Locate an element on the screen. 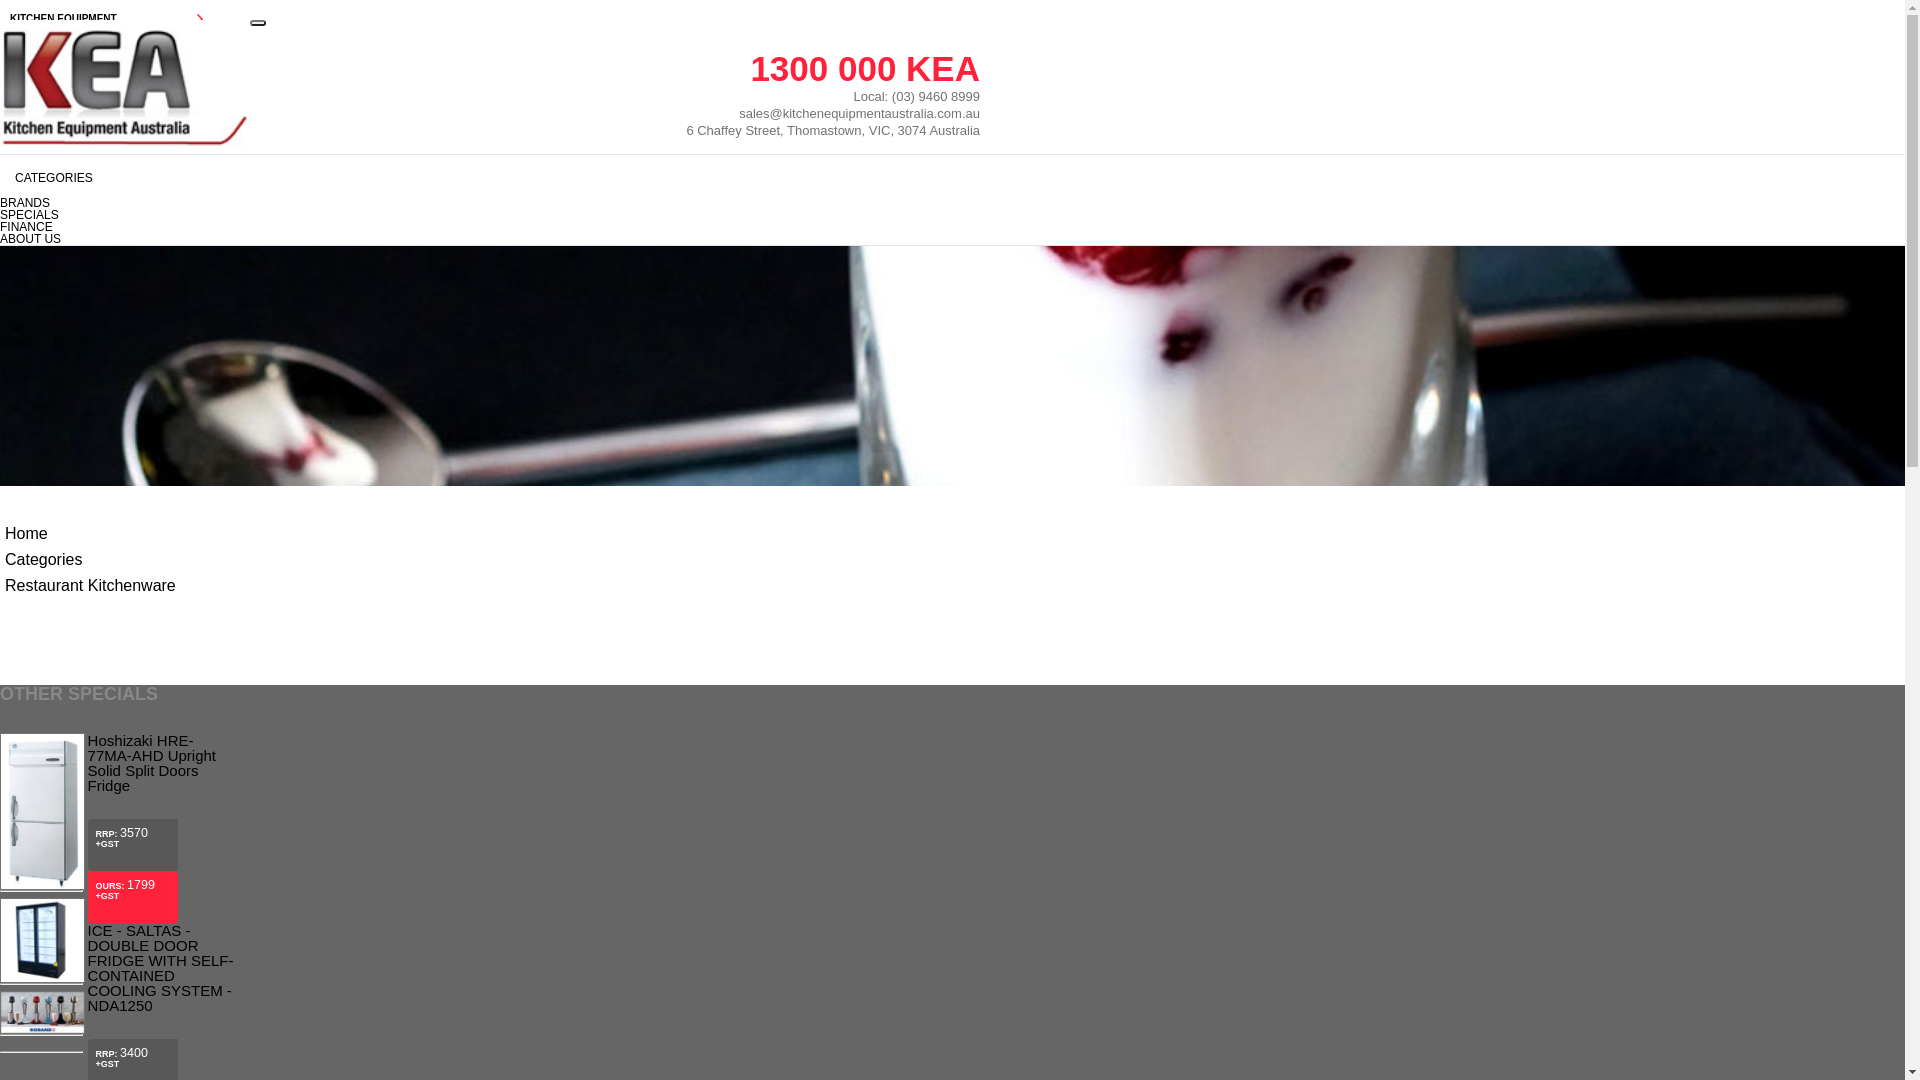 The image size is (1920, 1080). 'PIZZA AND BAKERY EQUIPMENT' is located at coordinates (109, 245).